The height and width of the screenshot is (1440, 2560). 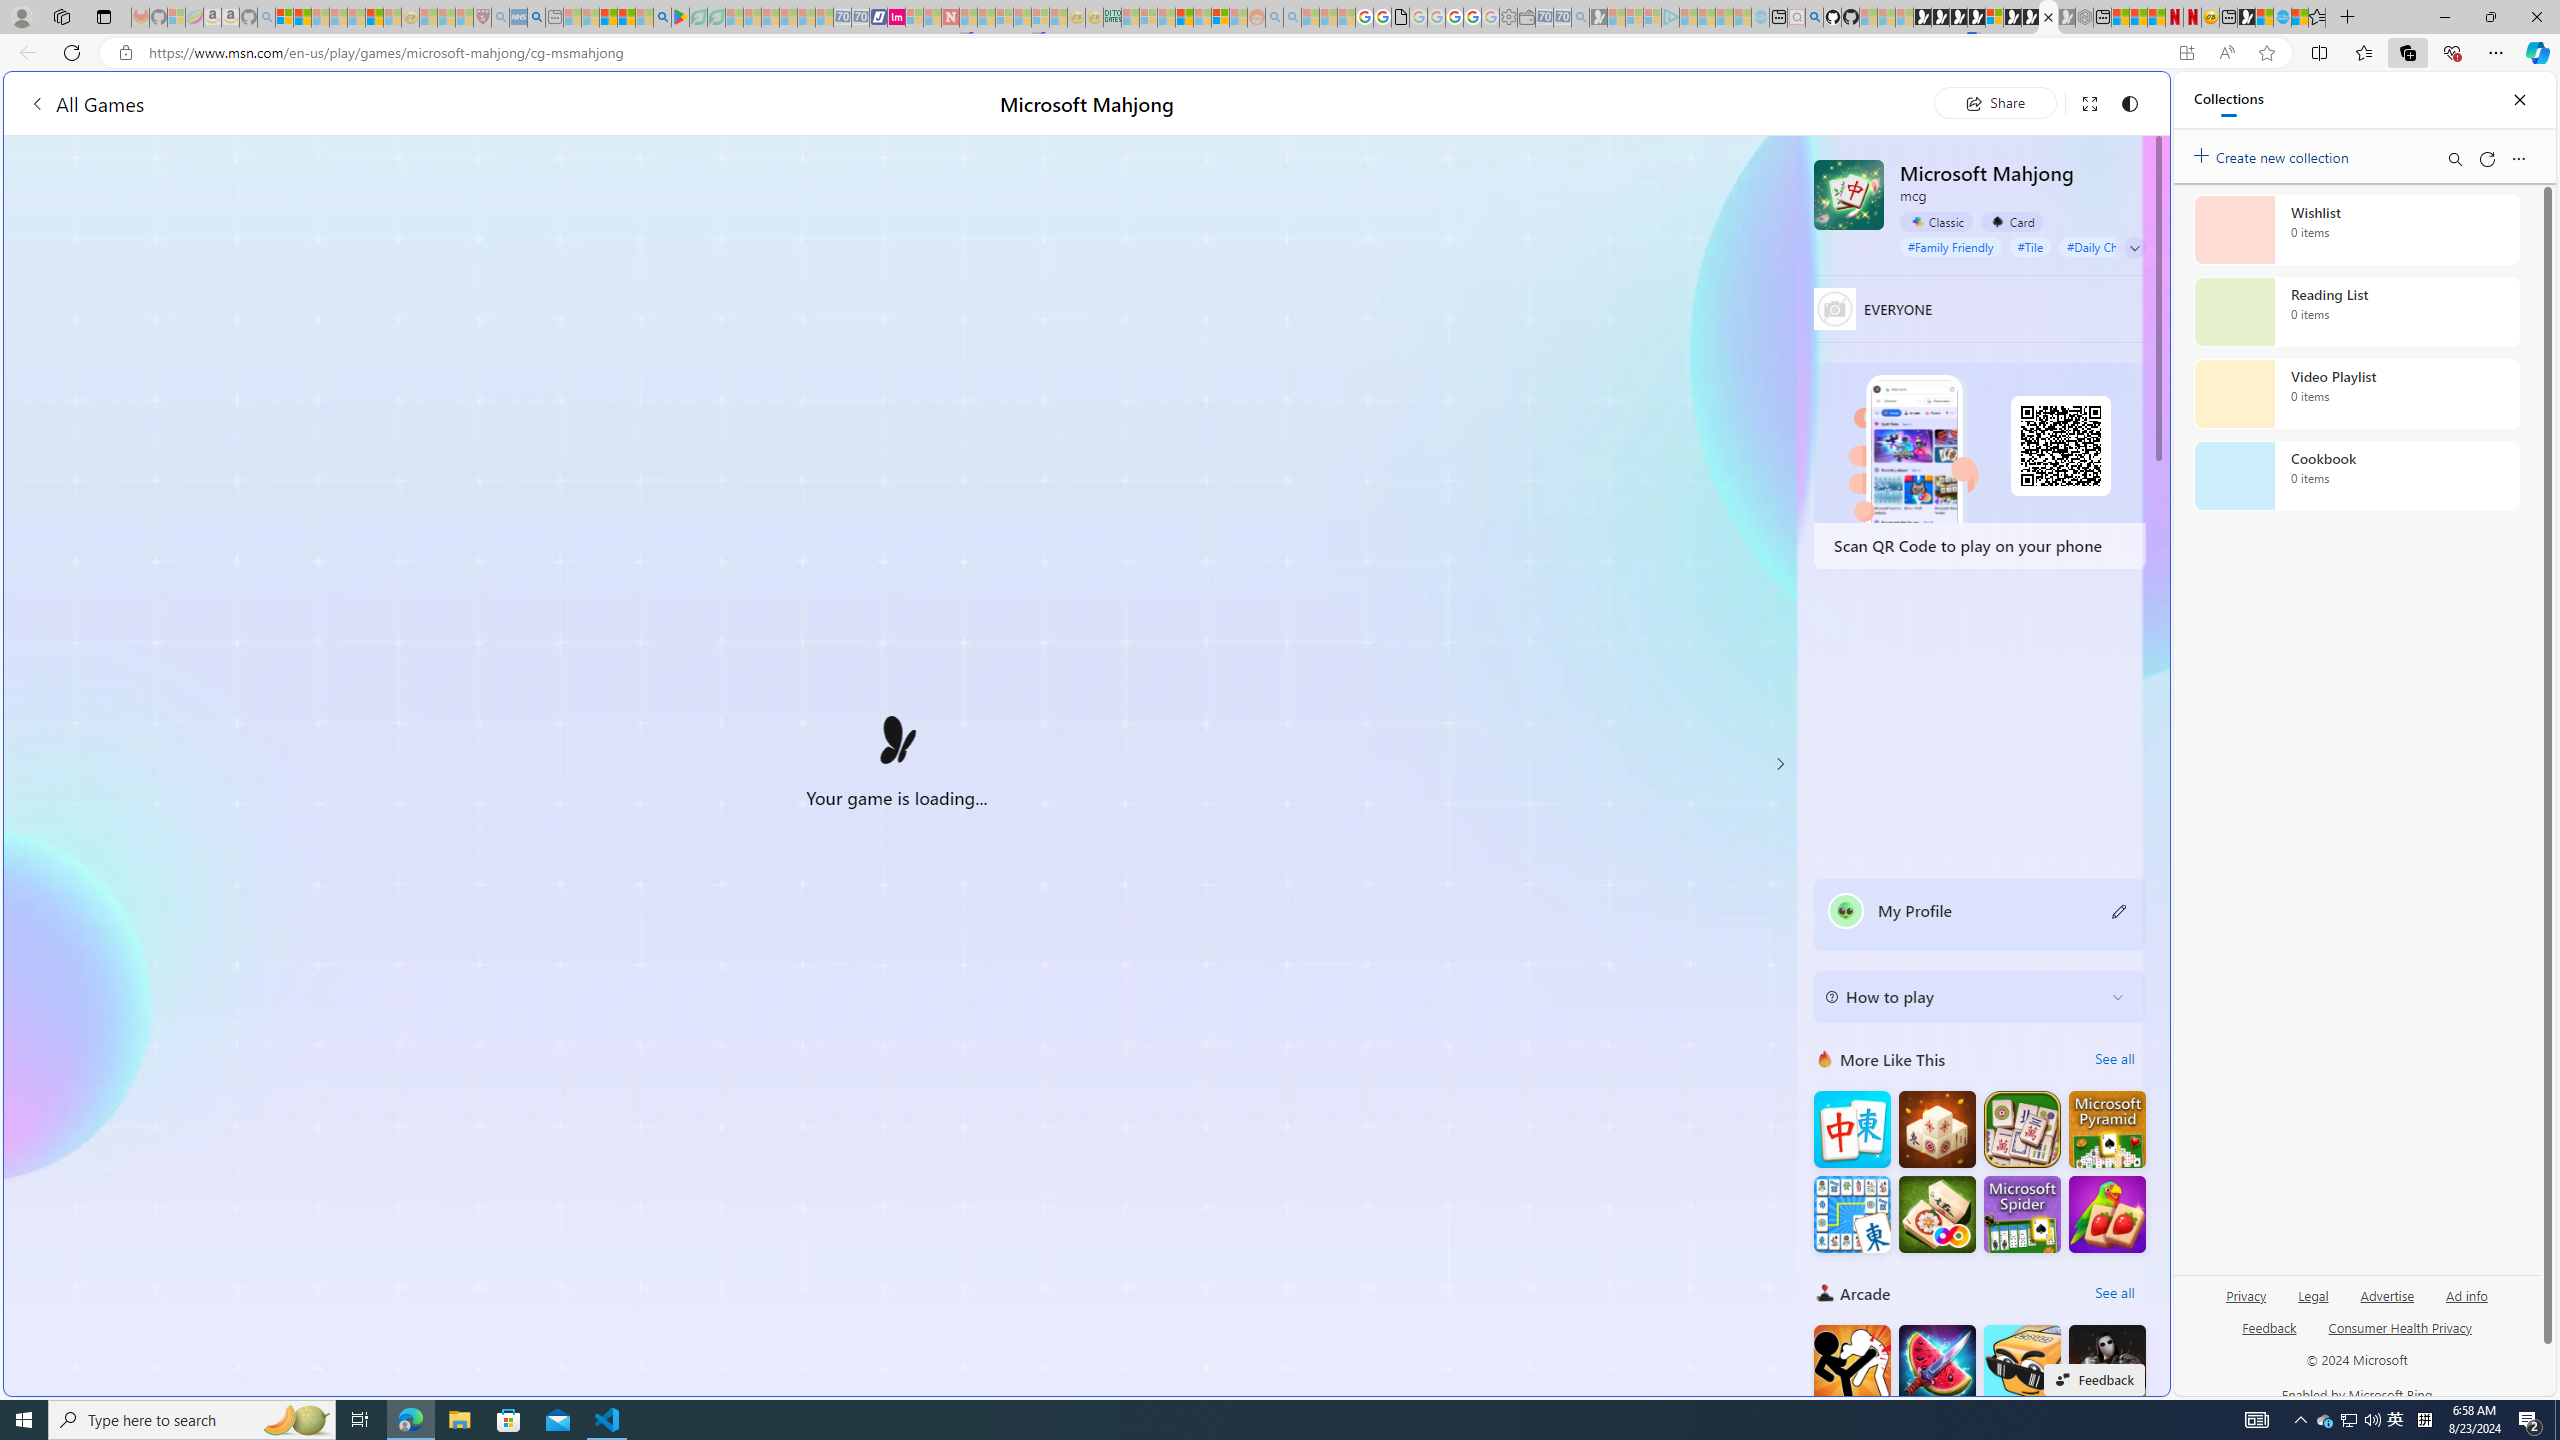 What do you see at coordinates (2356, 392) in the screenshot?
I see `'Video Playlist collection, 0 items'` at bounding box center [2356, 392].